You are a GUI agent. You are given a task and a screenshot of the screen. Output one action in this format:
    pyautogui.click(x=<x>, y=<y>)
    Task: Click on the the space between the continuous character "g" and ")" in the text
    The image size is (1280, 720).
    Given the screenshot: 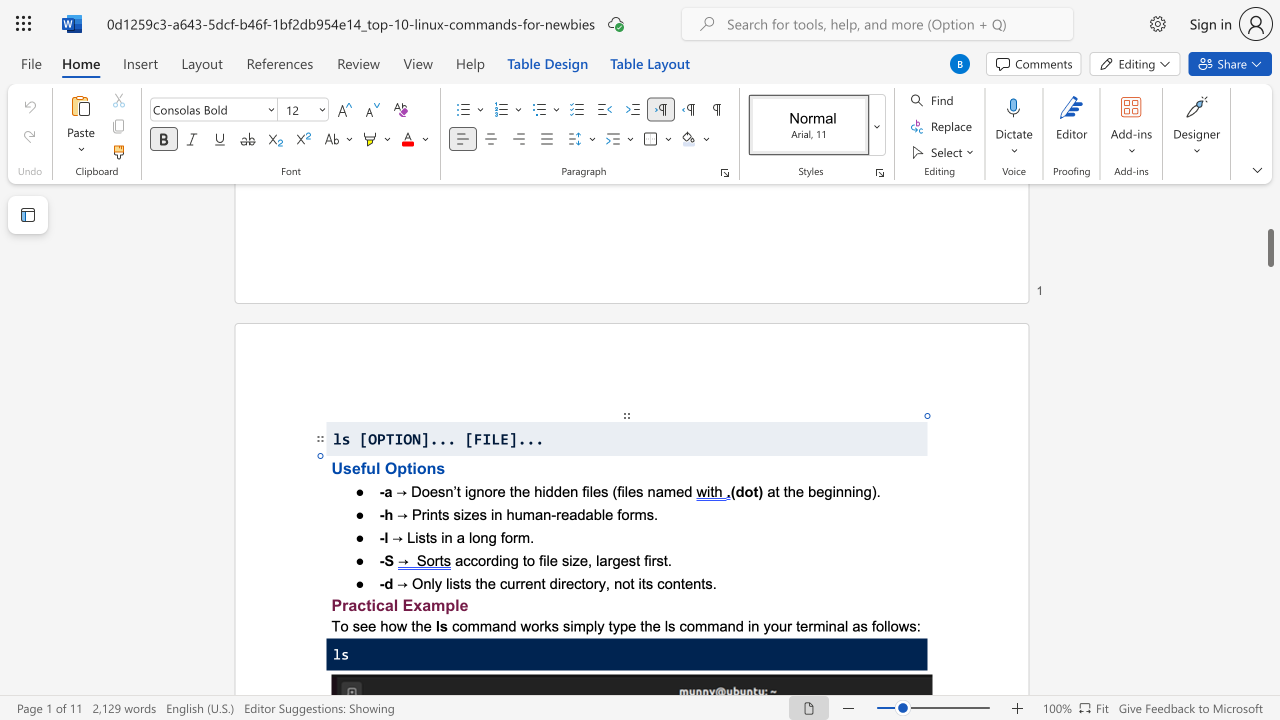 What is the action you would take?
    pyautogui.click(x=870, y=491)
    